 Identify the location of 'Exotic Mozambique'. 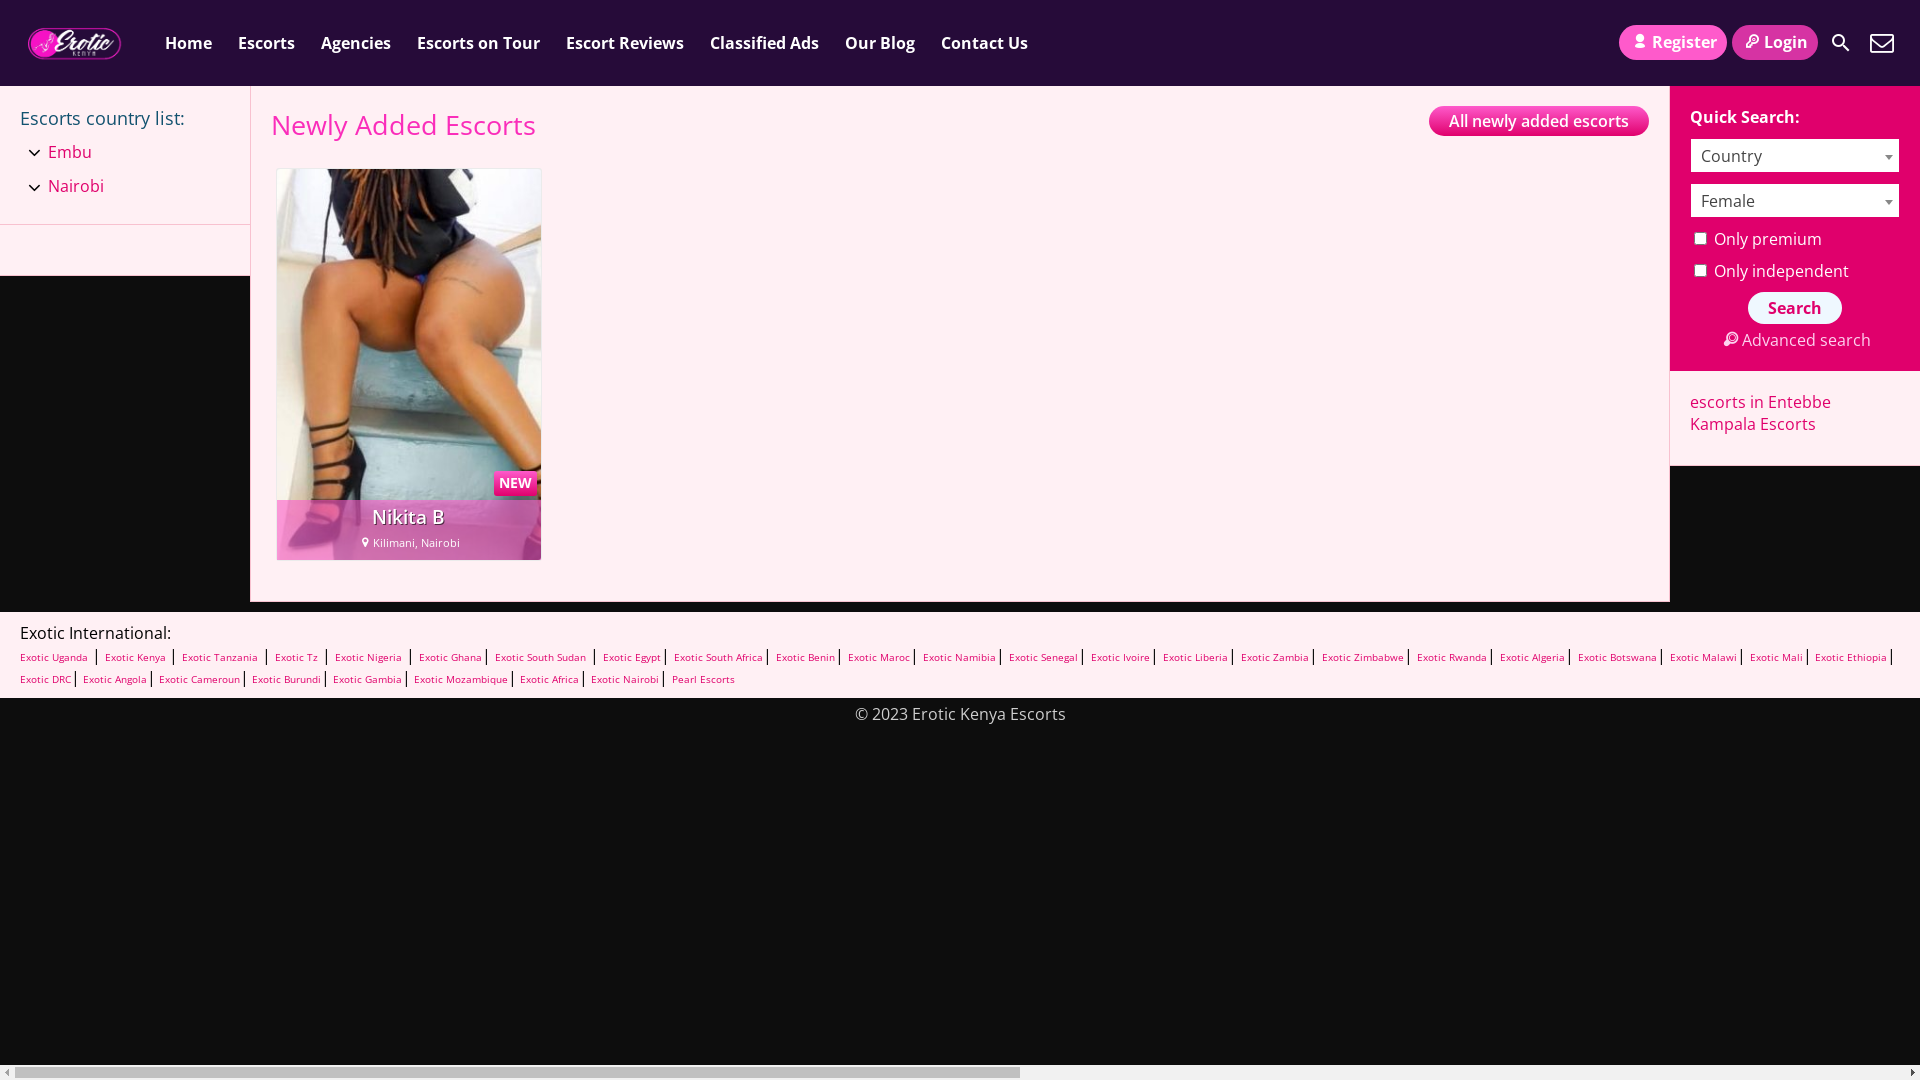
(458, 677).